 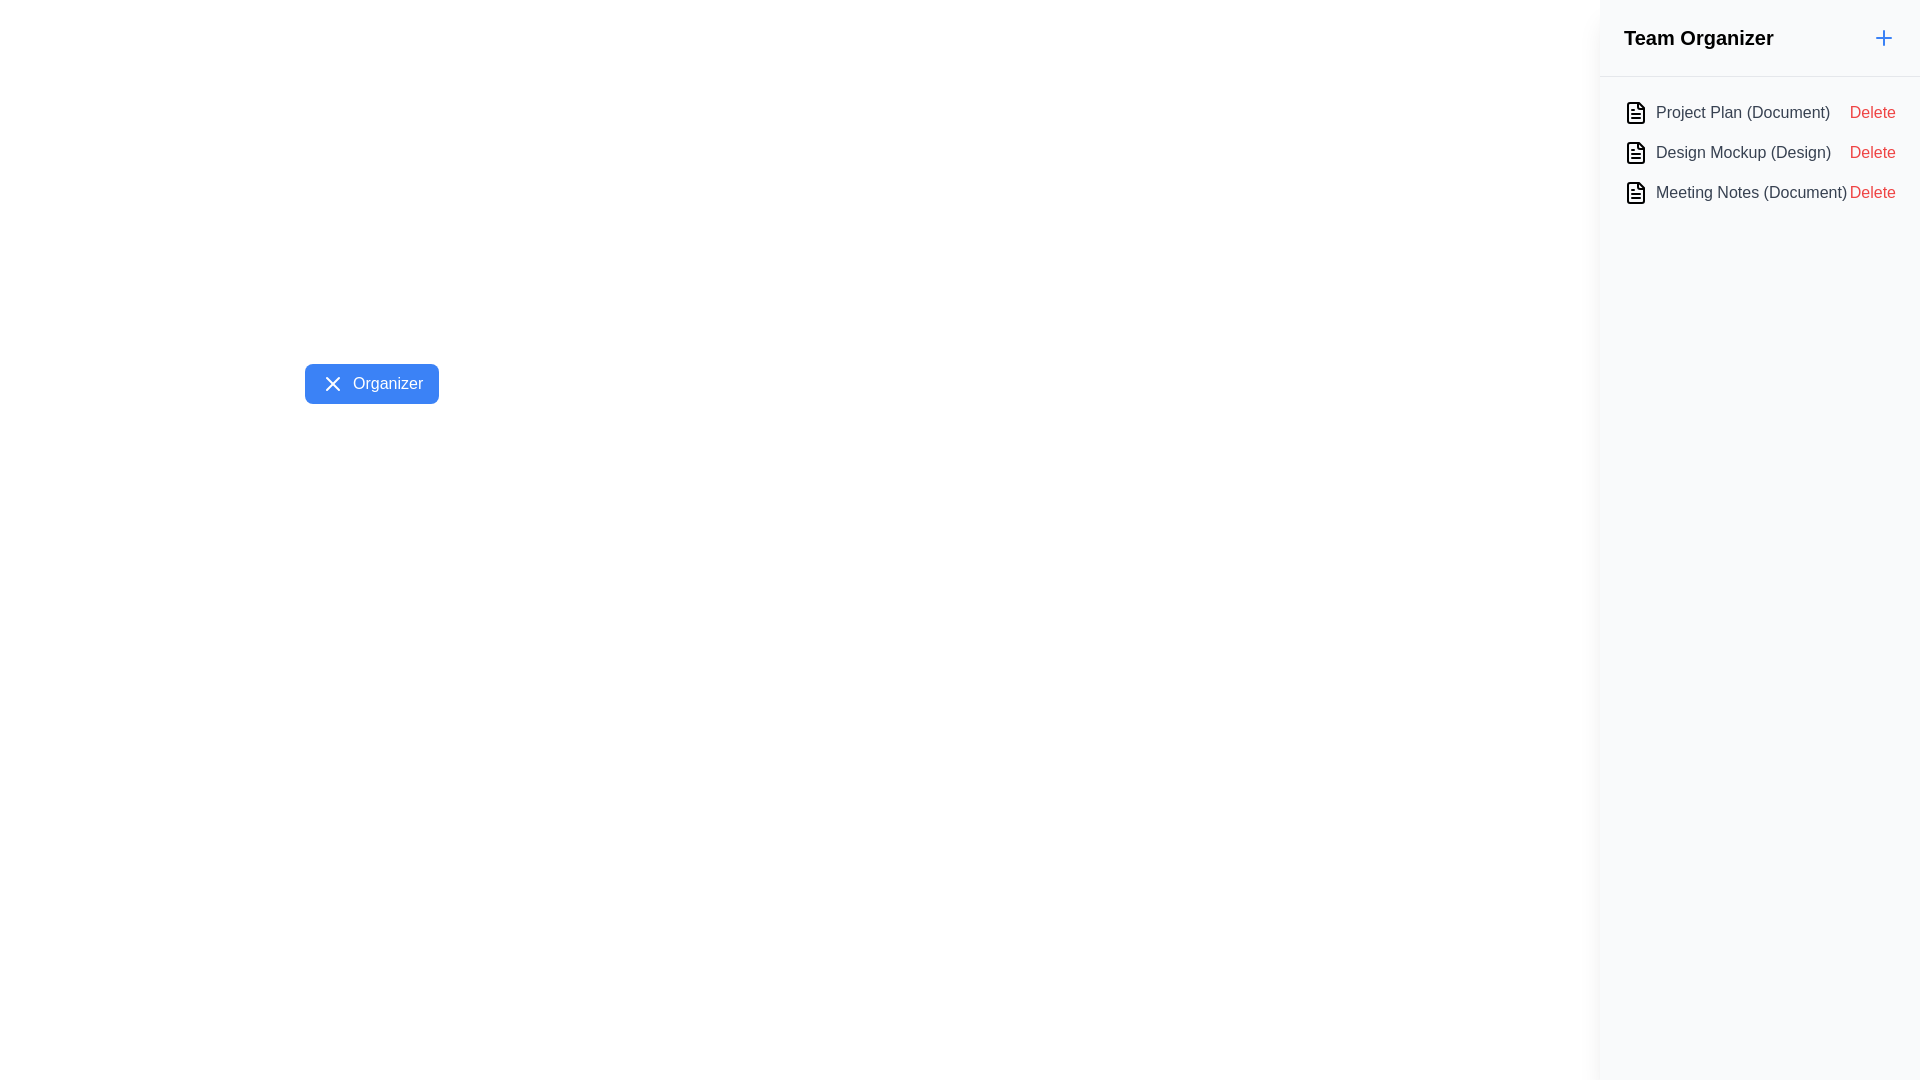 I want to click on the second list item in the right sidebar labeled 'Design Mockup (Design)', so click(x=1726, y=152).